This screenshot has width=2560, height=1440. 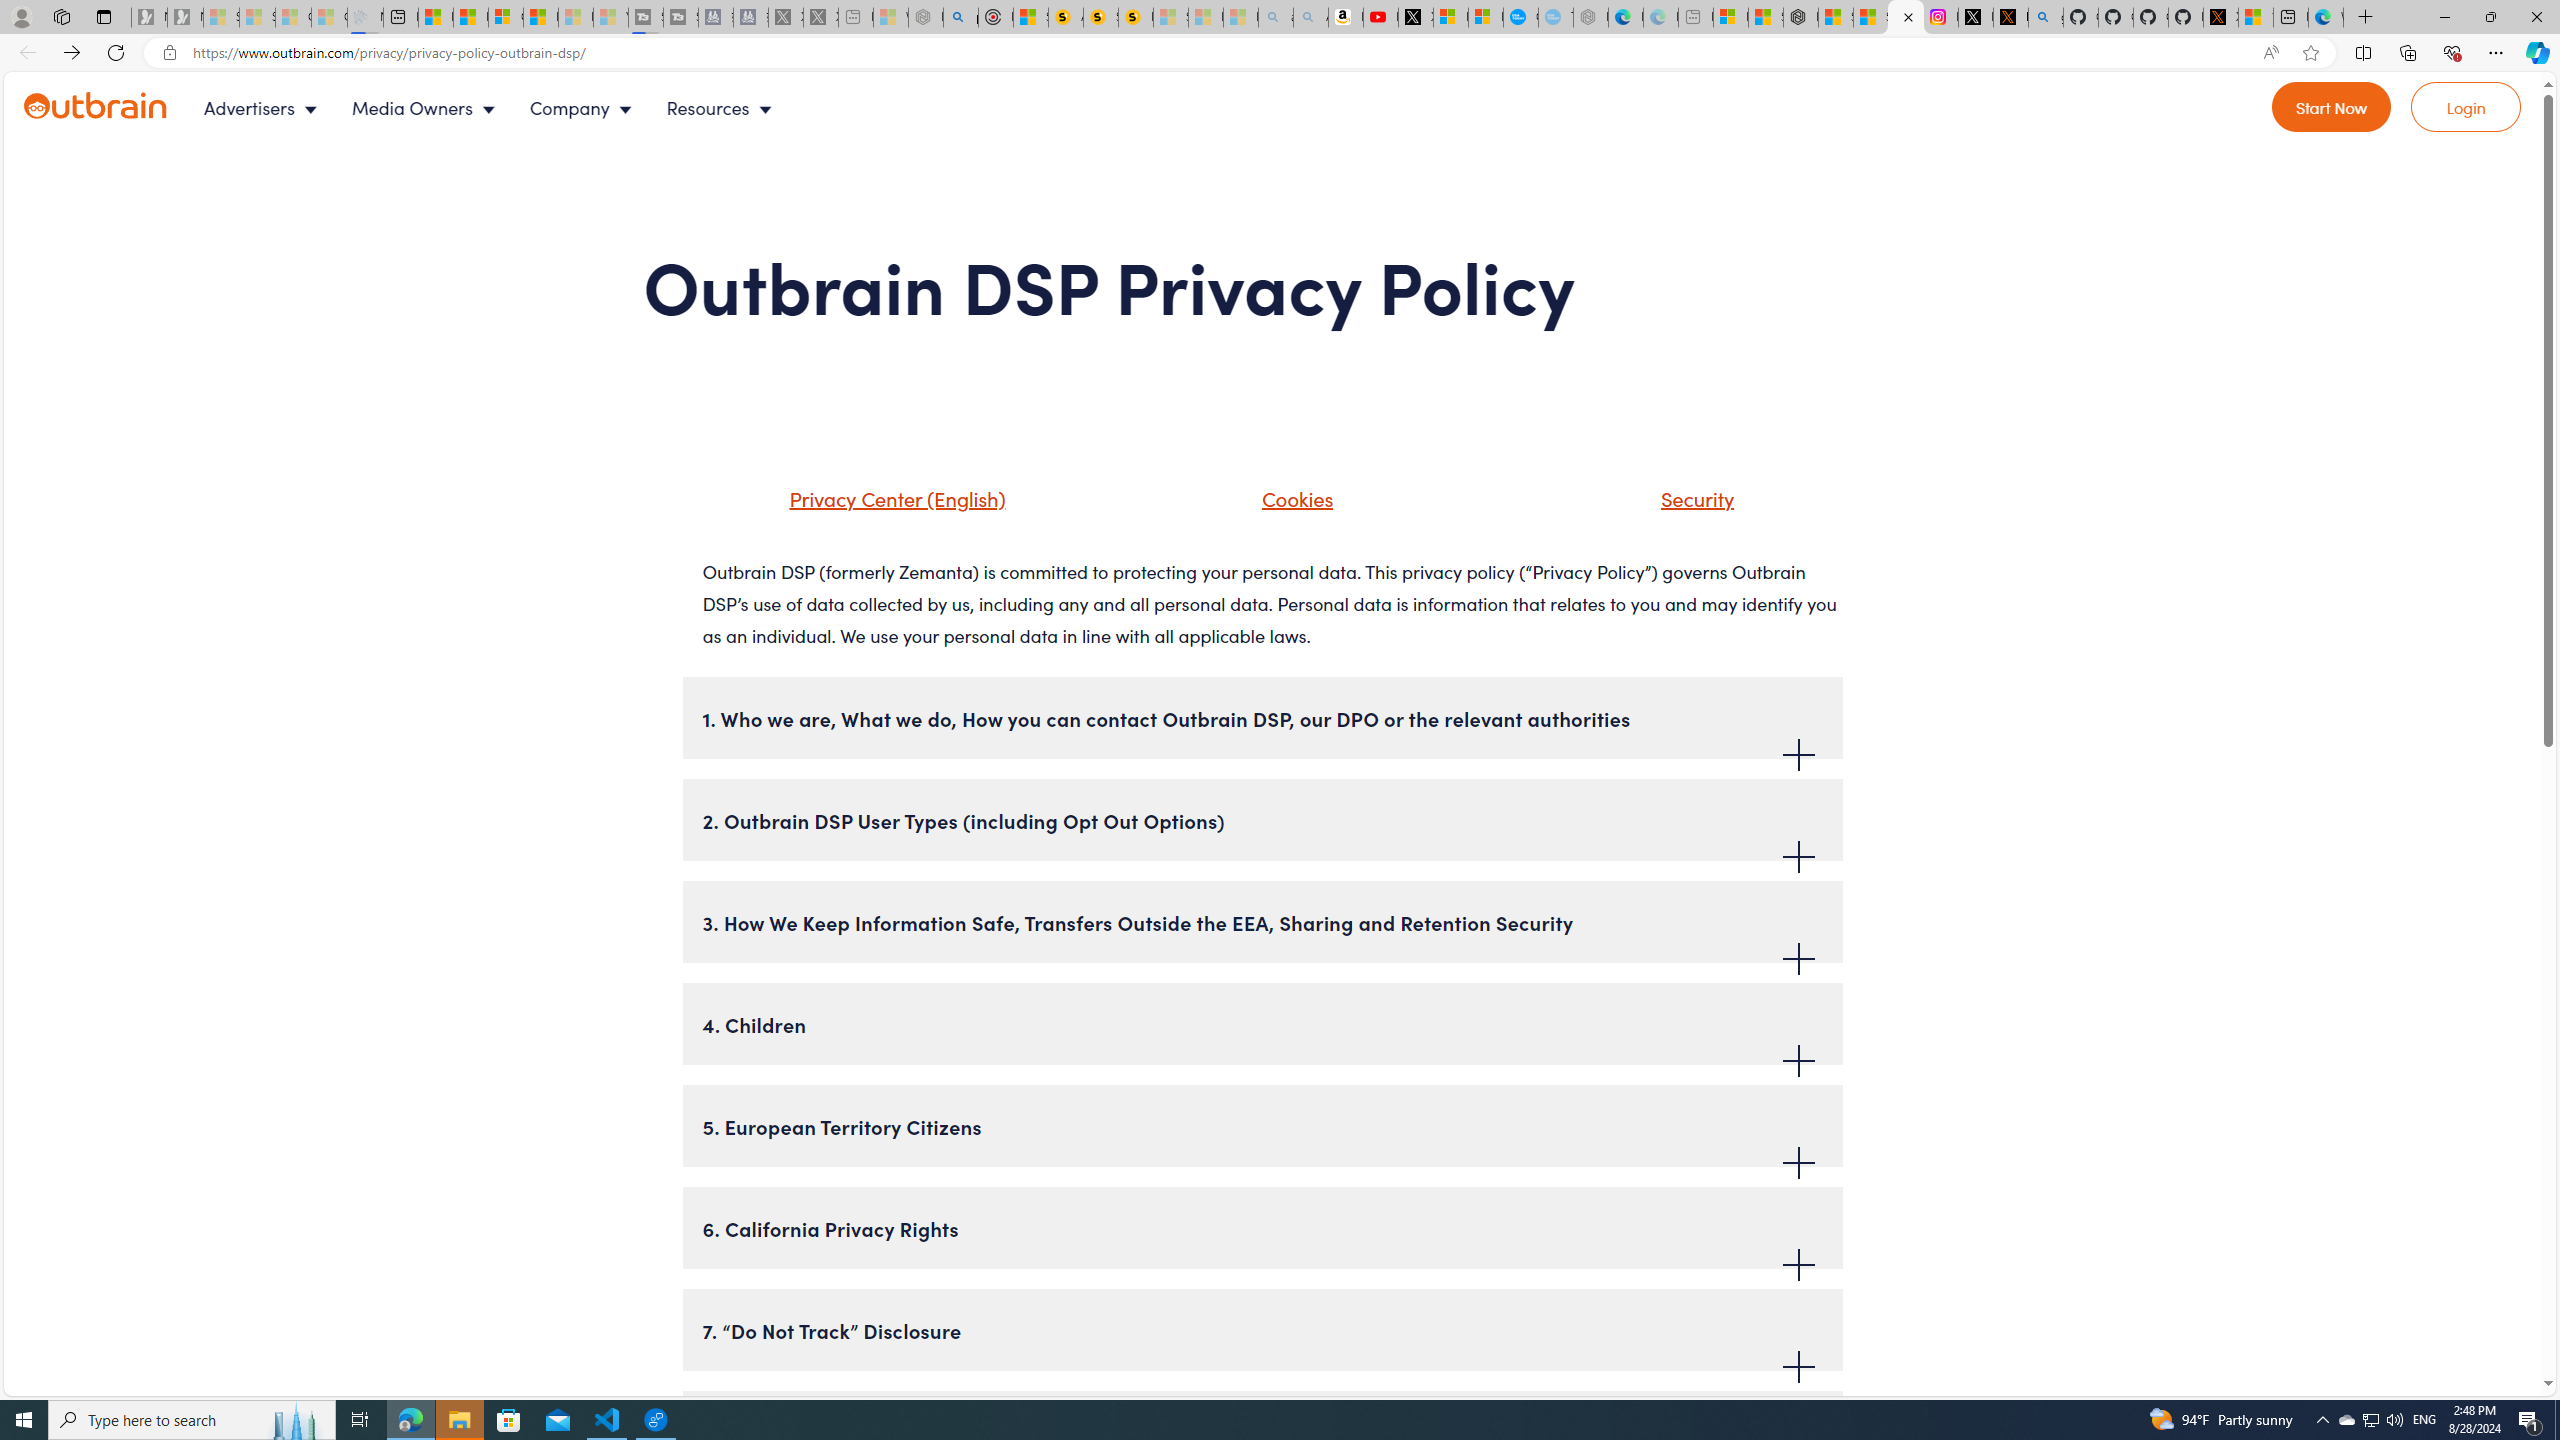 What do you see at coordinates (2466, 107) in the screenshot?
I see `'Go to login'` at bounding box center [2466, 107].